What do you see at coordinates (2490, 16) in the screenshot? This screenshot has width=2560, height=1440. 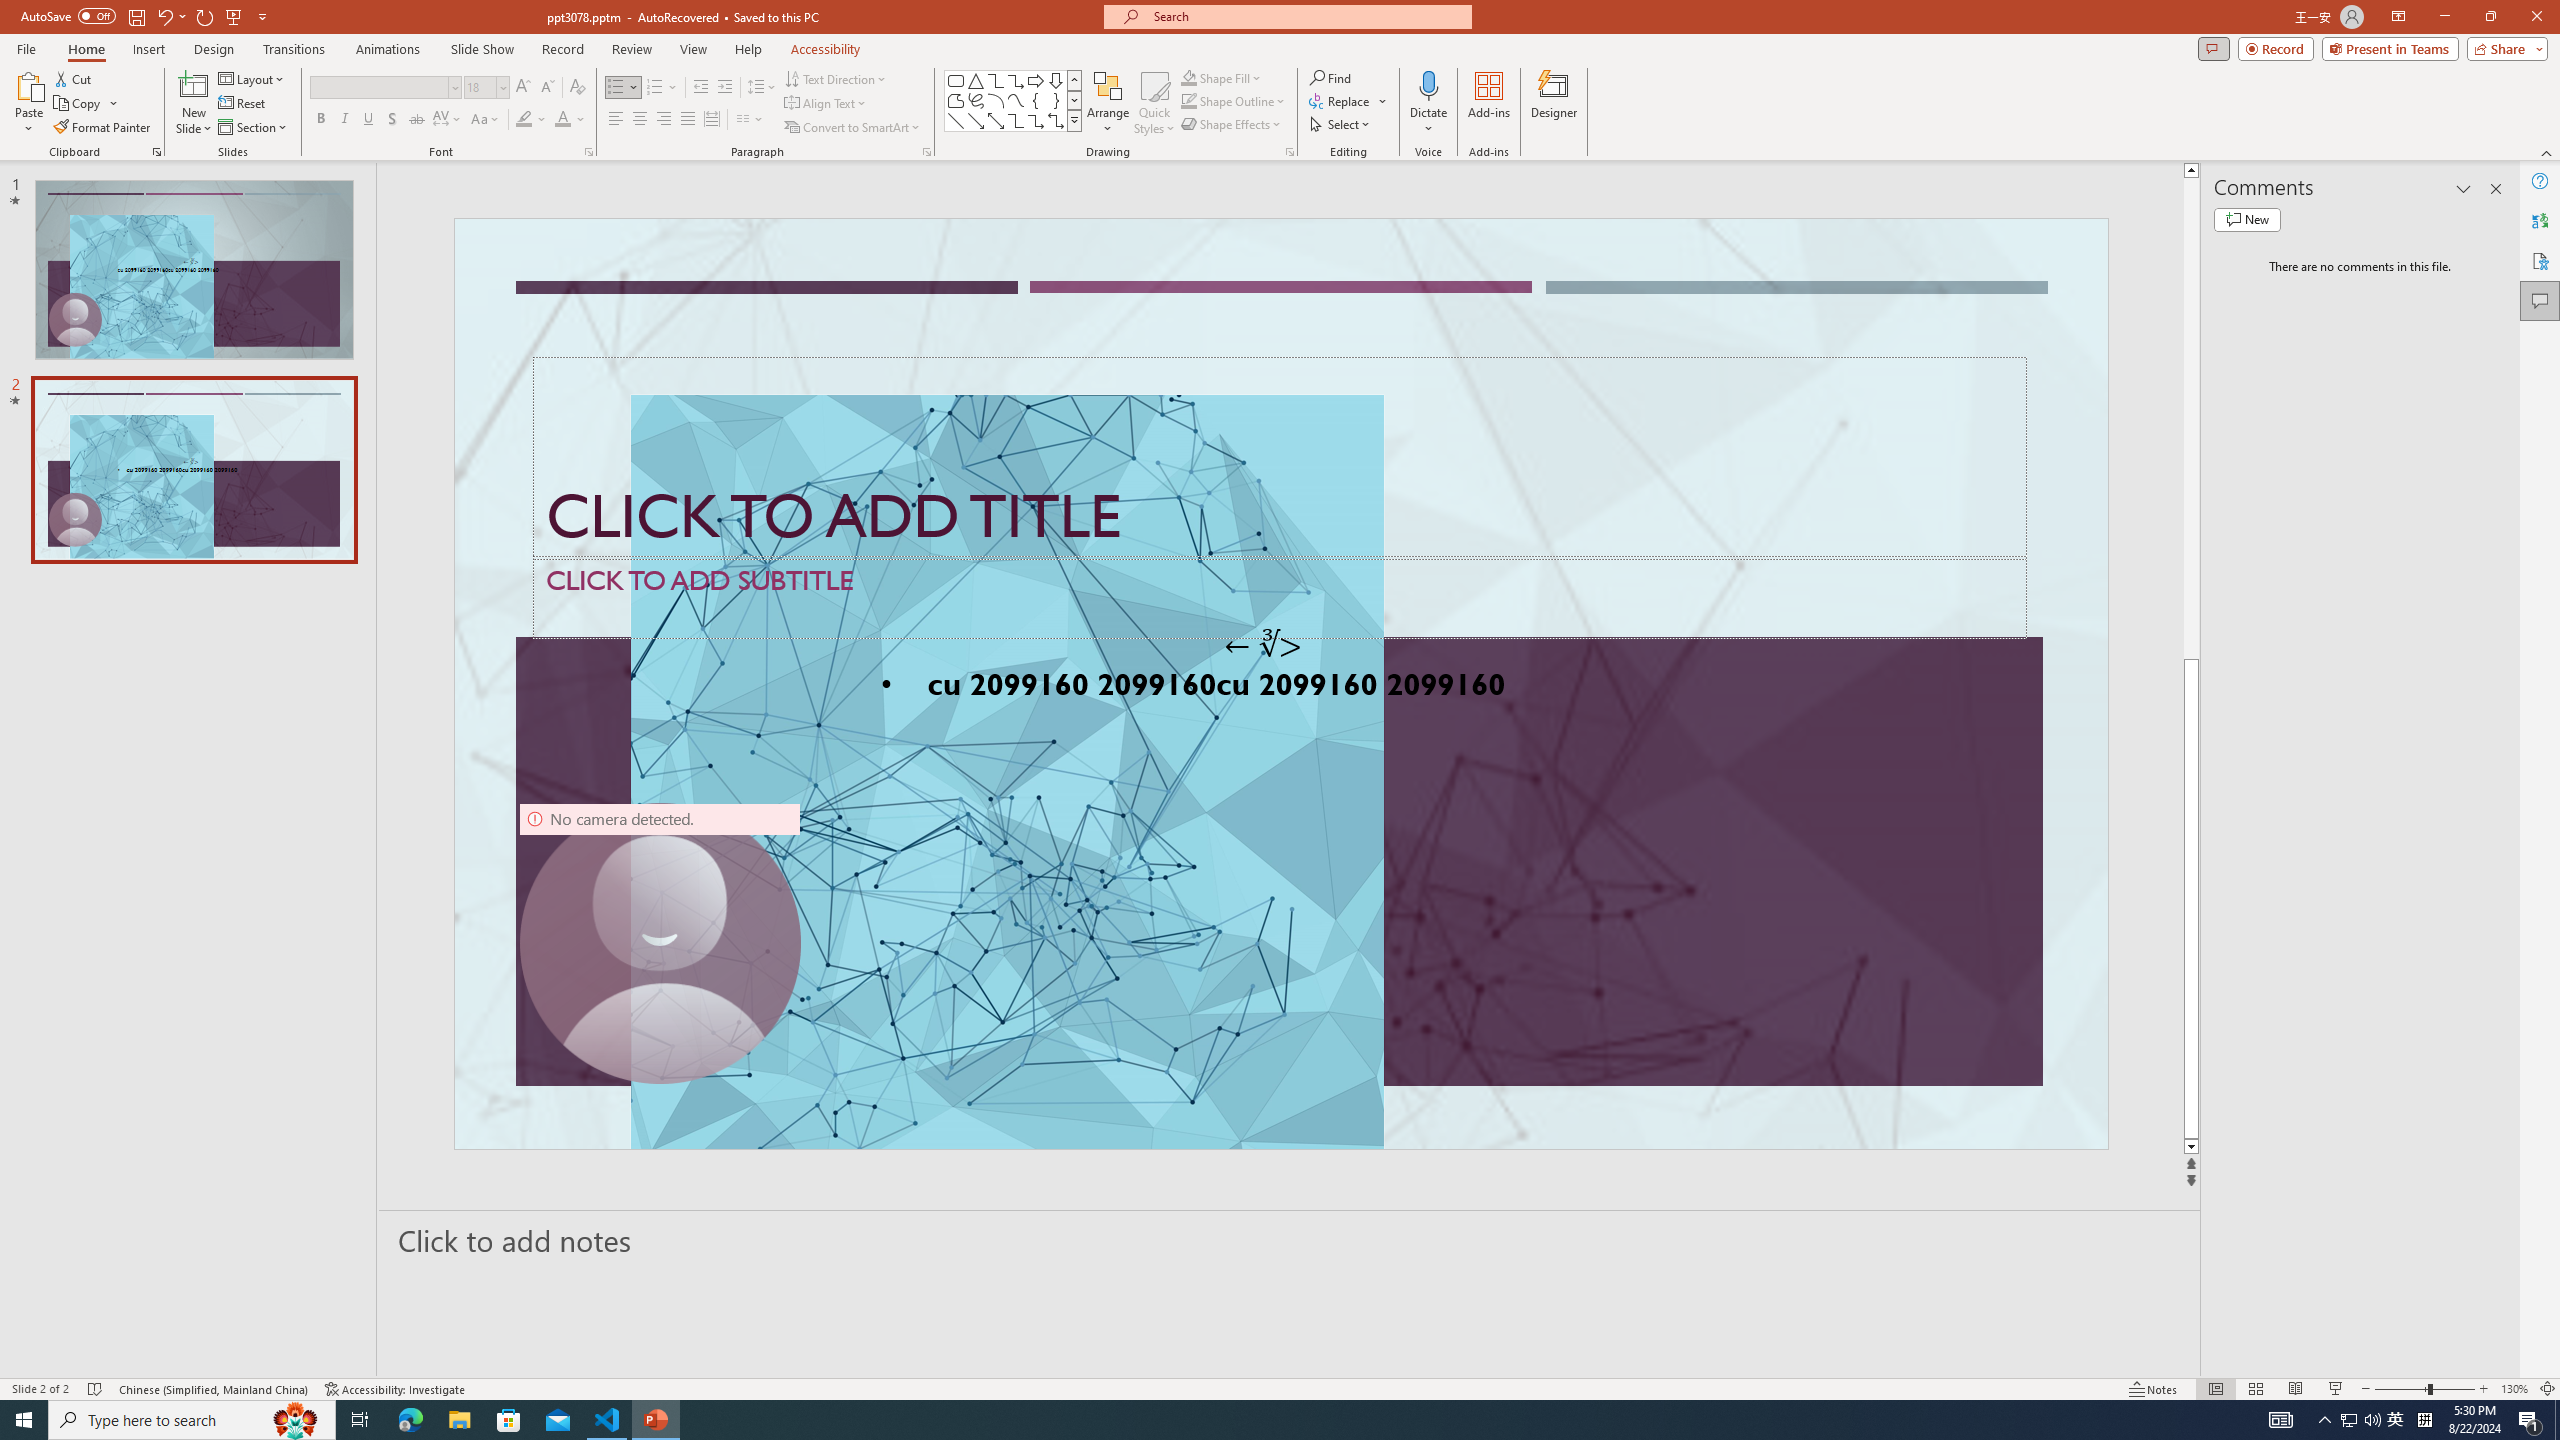 I see `'Restore Down'` at bounding box center [2490, 16].